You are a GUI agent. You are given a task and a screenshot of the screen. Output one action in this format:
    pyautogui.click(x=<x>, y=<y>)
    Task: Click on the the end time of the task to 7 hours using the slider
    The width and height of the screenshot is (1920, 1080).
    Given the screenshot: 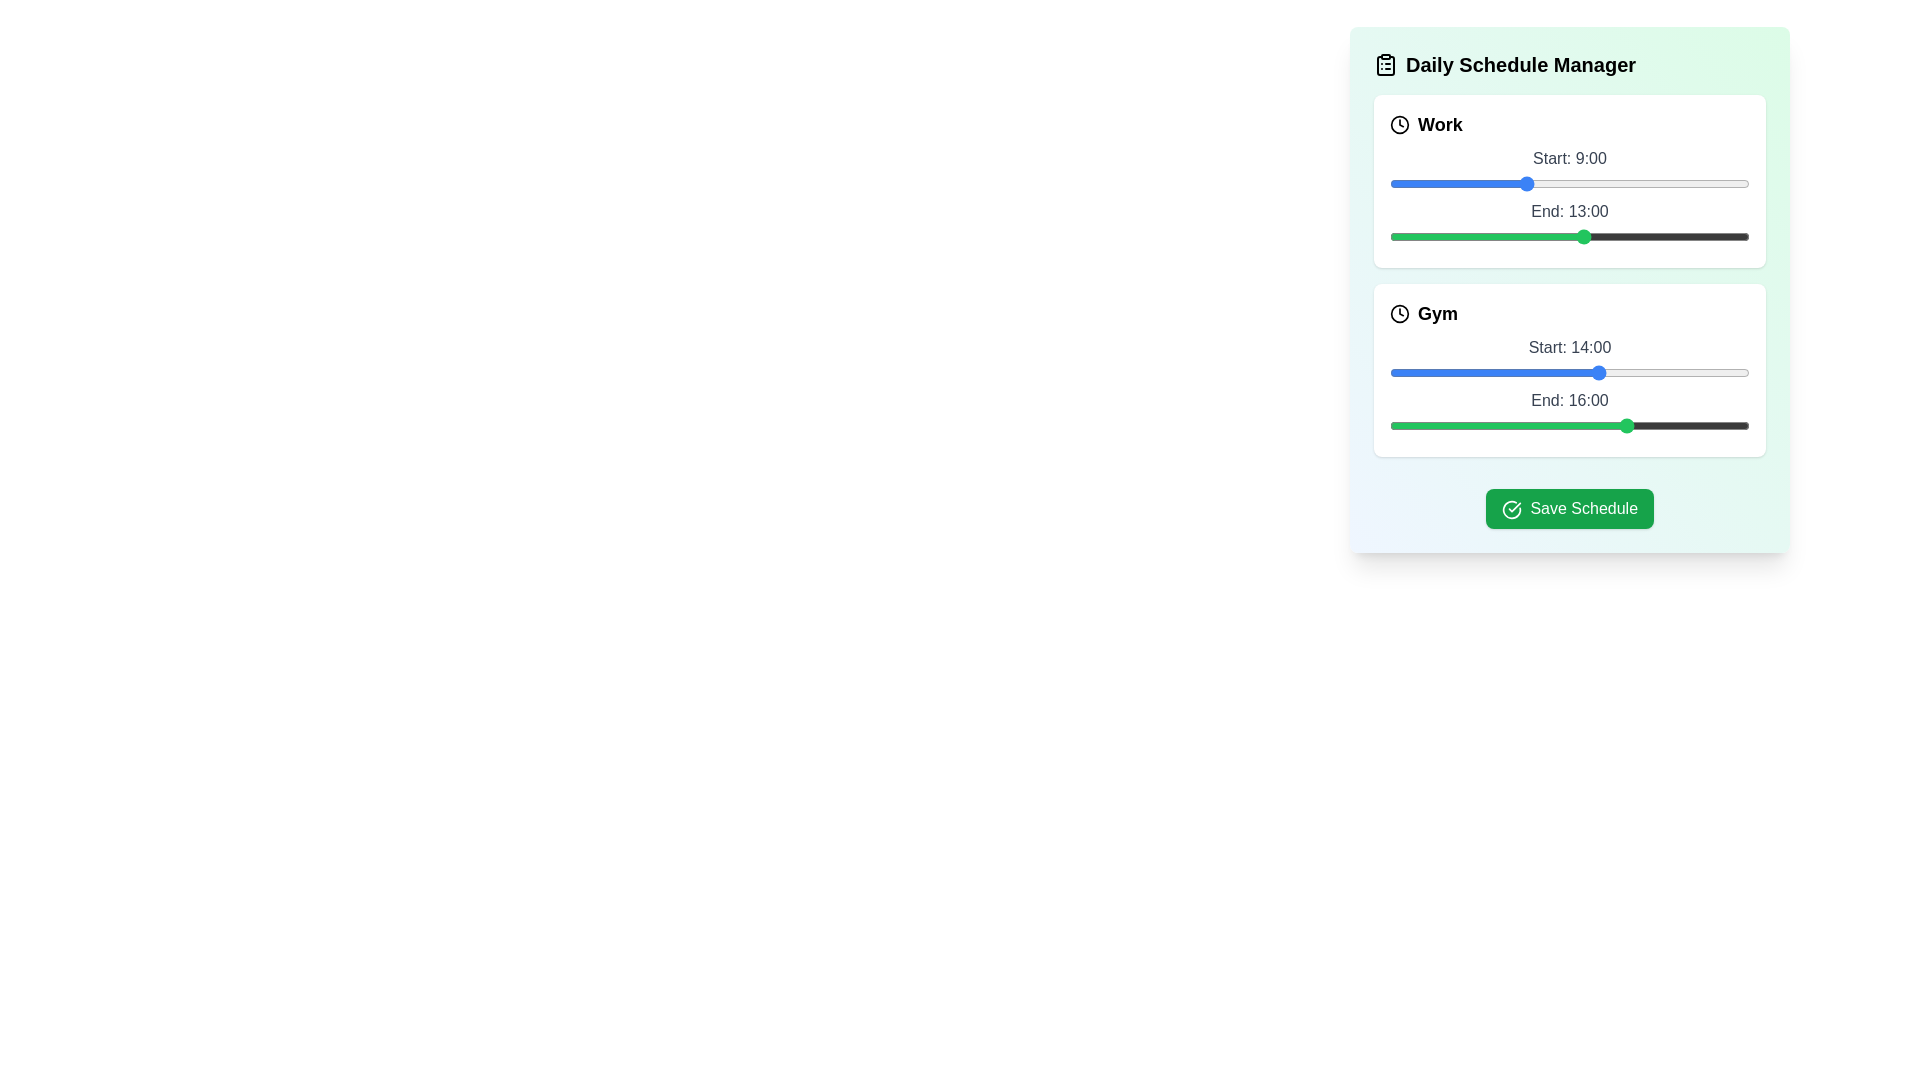 What is the action you would take?
    pyautogui.click(x=1494, y=235)
    